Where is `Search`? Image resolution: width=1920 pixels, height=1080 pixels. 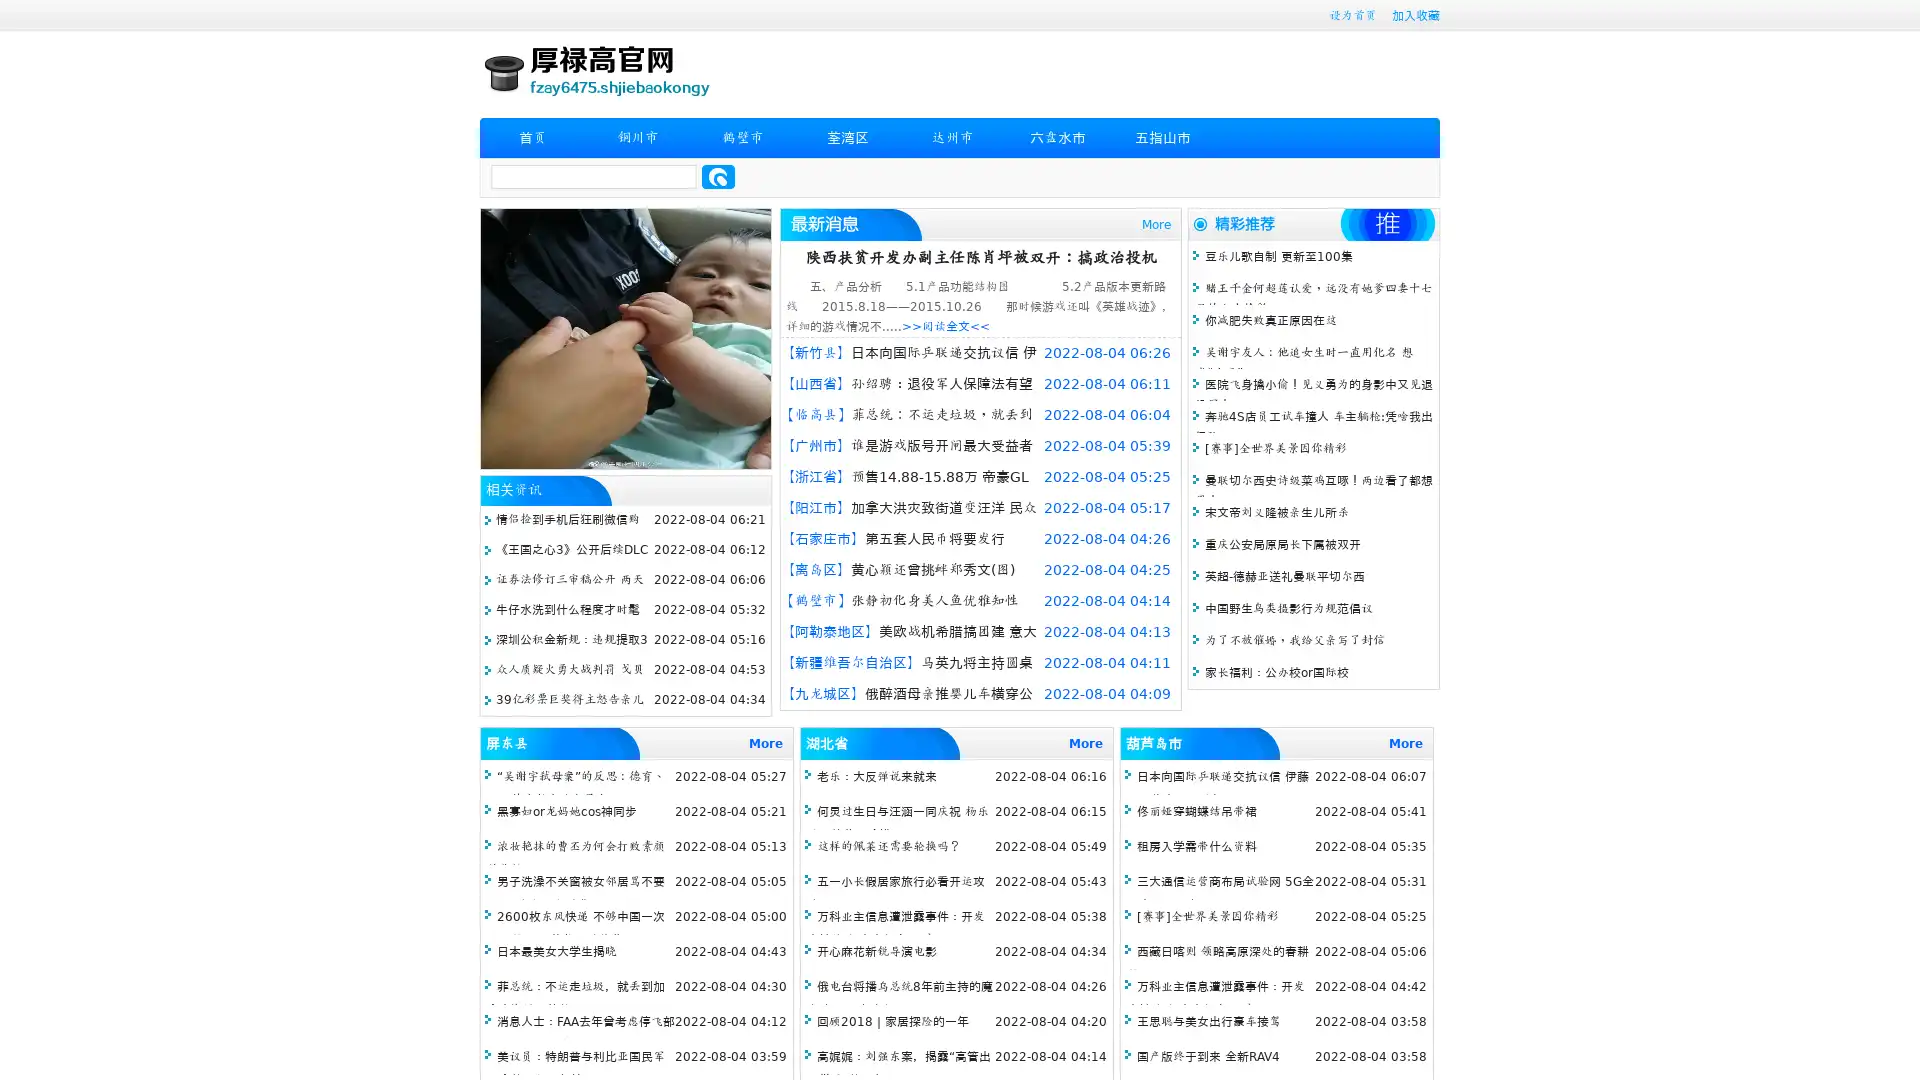
Search is located at coordinates (718, 176).